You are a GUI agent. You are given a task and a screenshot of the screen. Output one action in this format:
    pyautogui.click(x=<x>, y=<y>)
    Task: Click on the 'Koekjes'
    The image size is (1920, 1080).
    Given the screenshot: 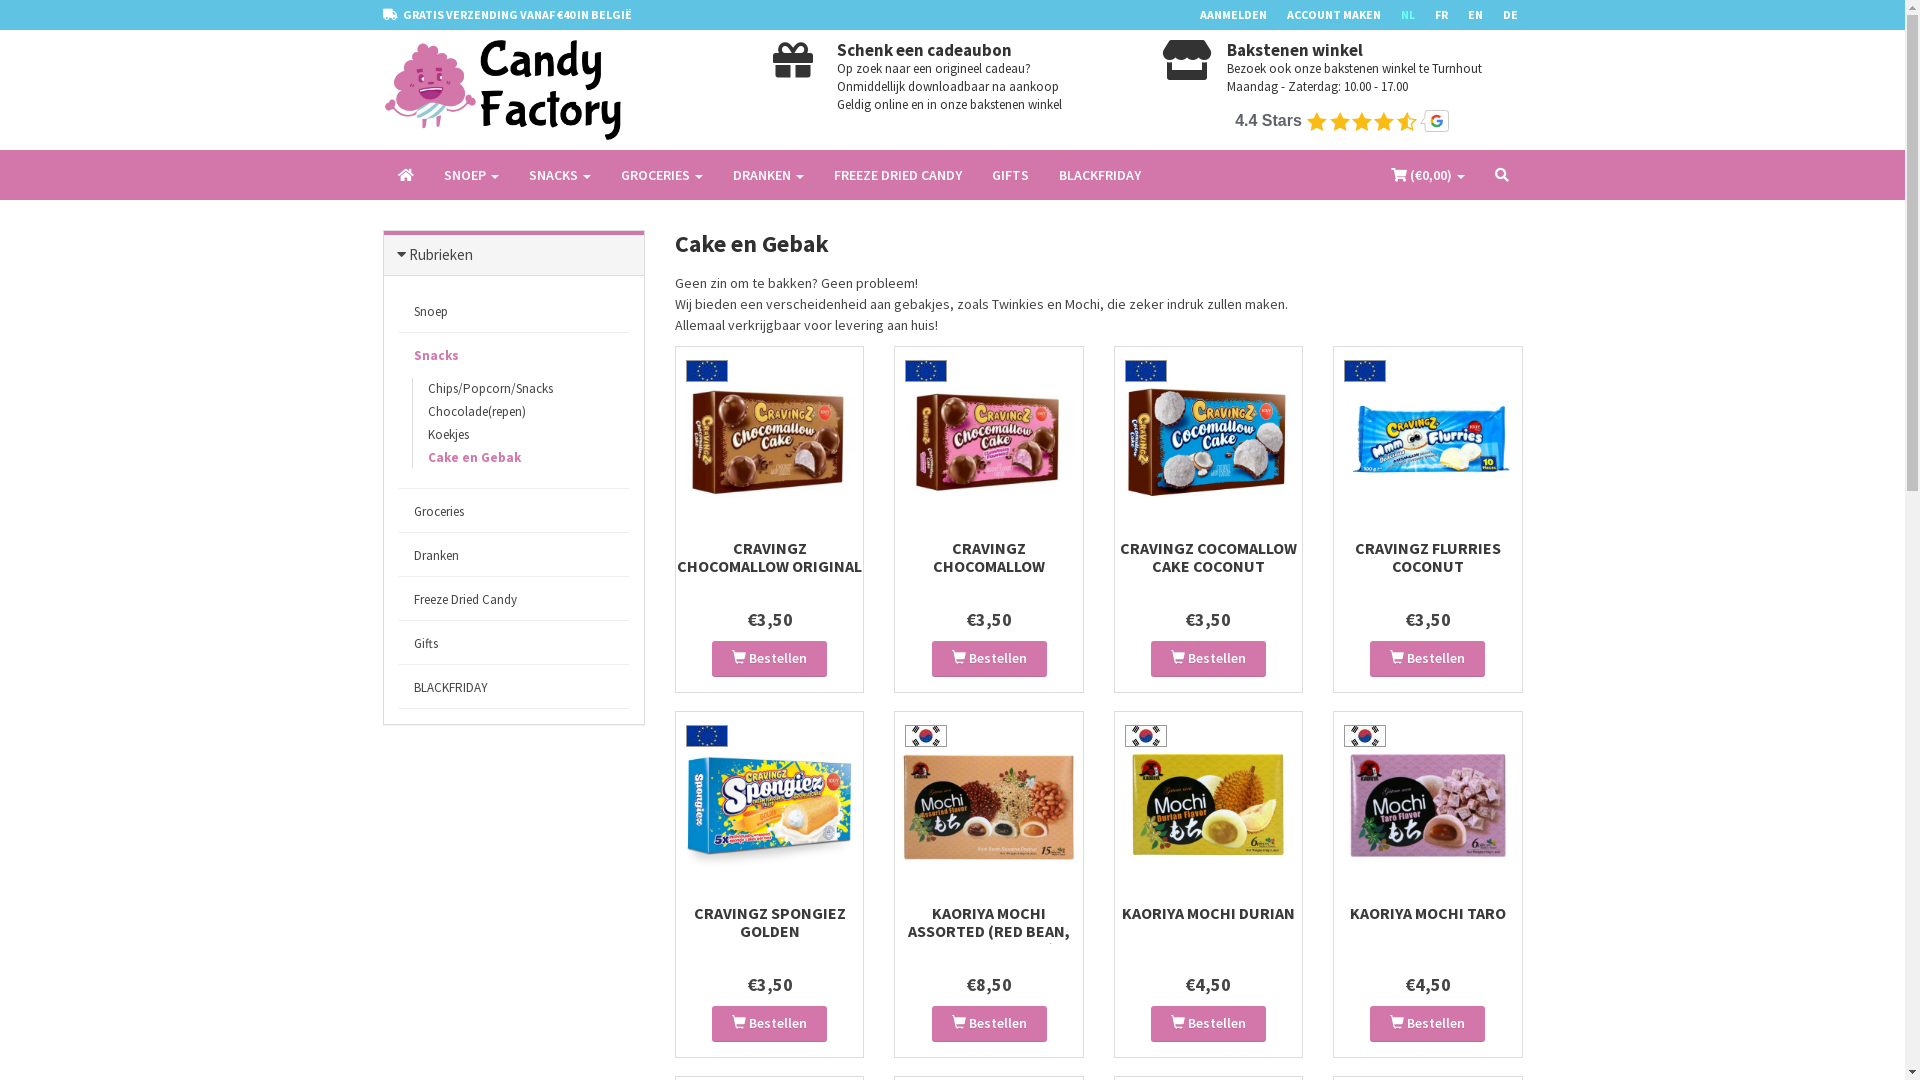 What is the action you would take?
    pyautogui.click(x=411, y=433)
    